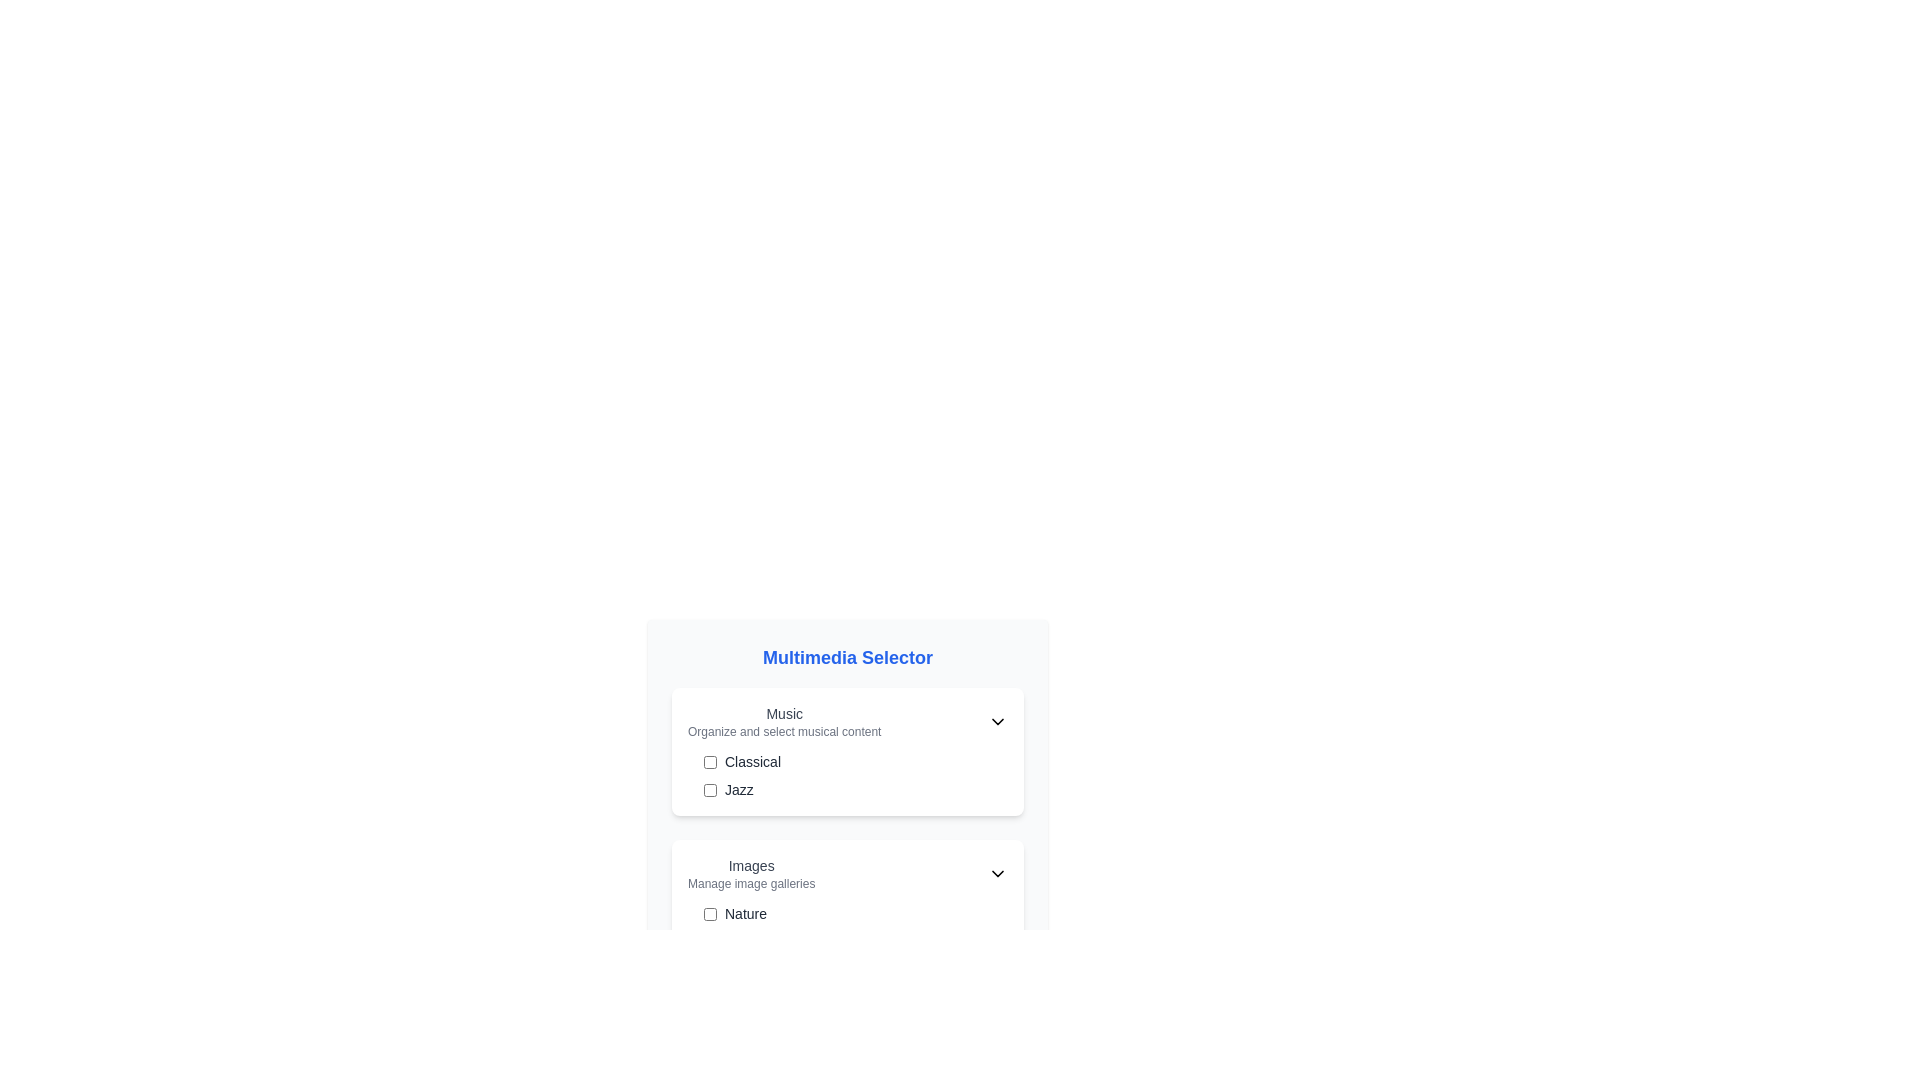 The height and width of the screenshot is (1080, 1920). Describe the element at coordinates (750, 865) in the screenshot. I see `the 'Images' text label located in the 'Multimedia Selector' section, which is above 'Manage image galleries'` at that location.